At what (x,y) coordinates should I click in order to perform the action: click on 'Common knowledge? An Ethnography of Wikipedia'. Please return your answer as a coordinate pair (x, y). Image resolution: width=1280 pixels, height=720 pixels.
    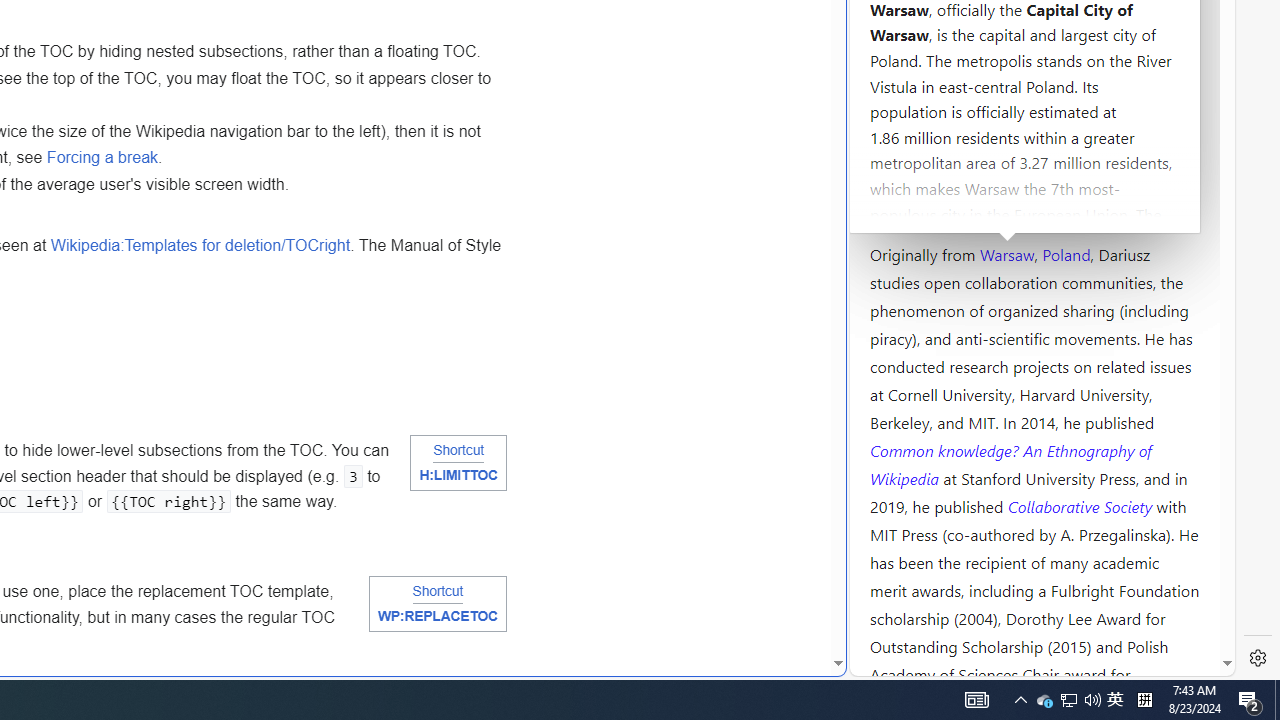
    Looking at the image, I should click on (1010, 464).